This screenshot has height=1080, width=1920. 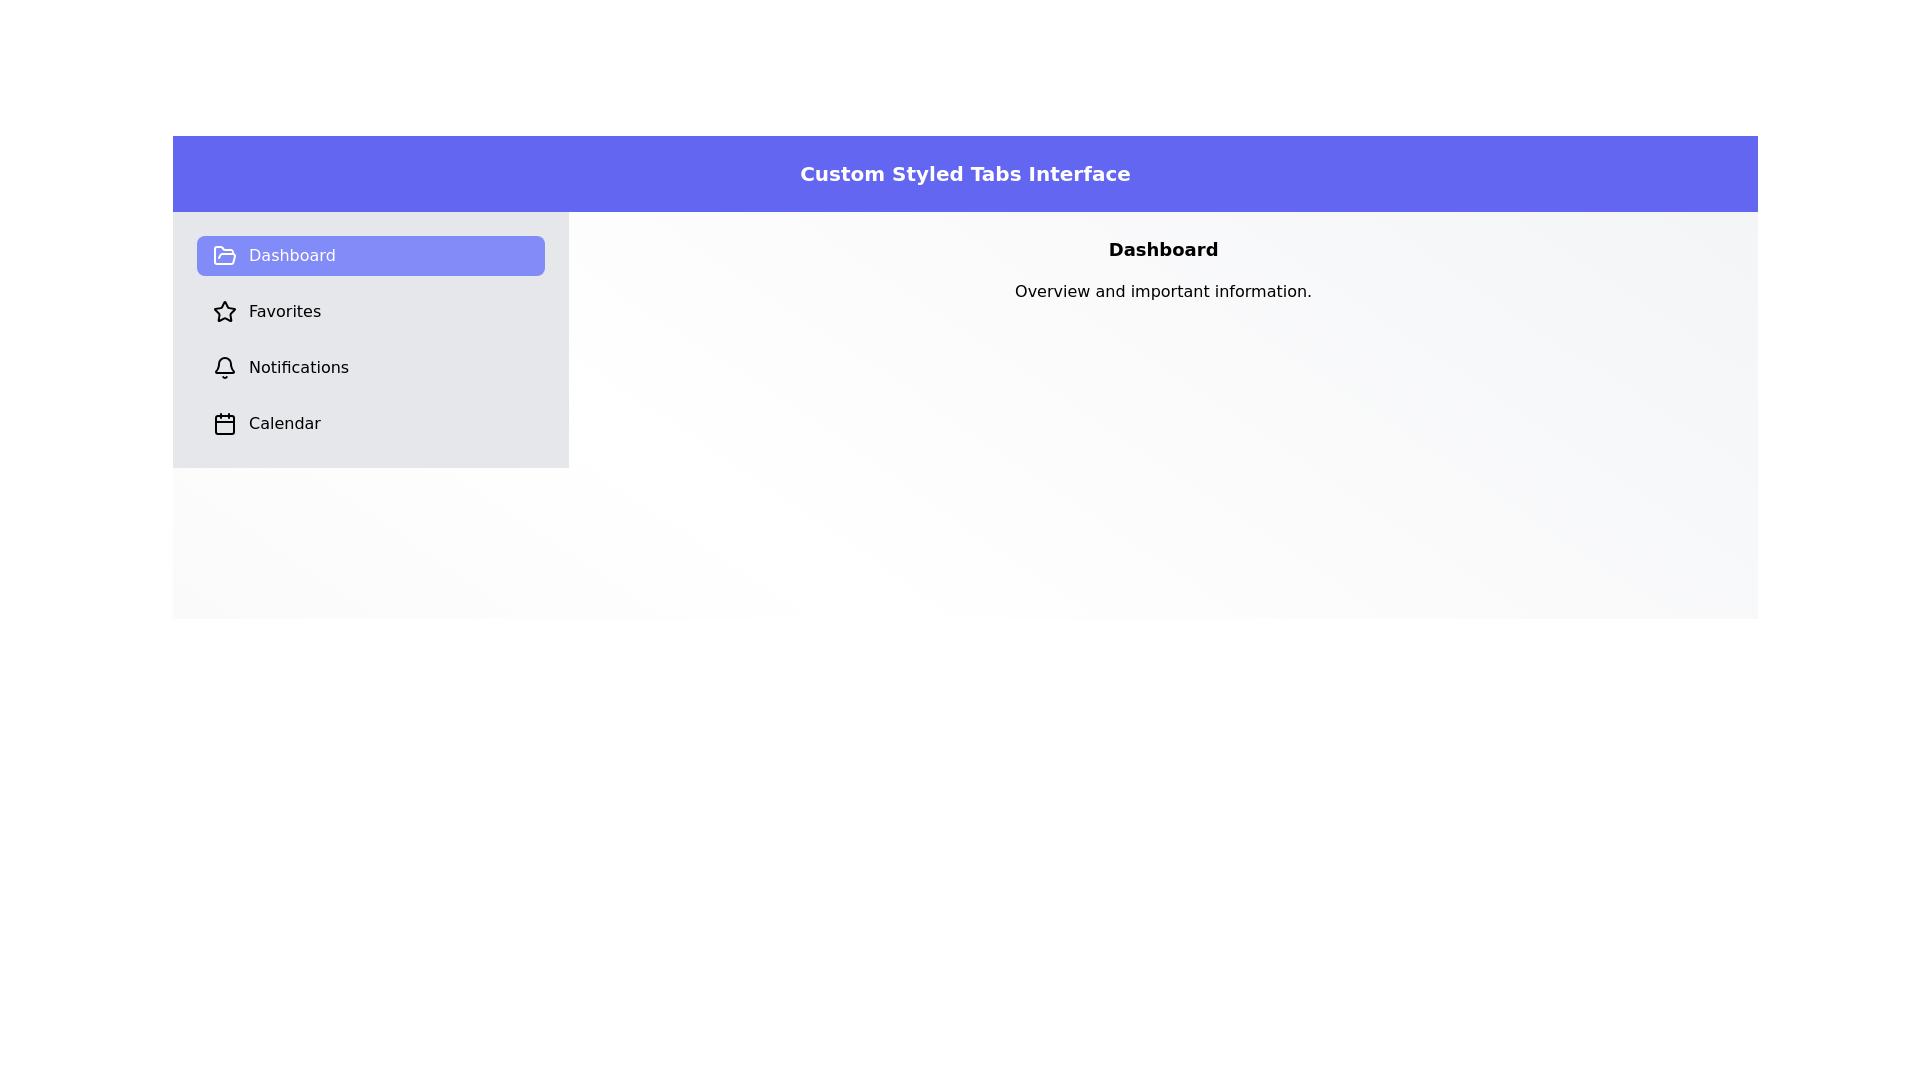 I want to click on the Favorites tab to observe its content, so click(x=370, y=312).